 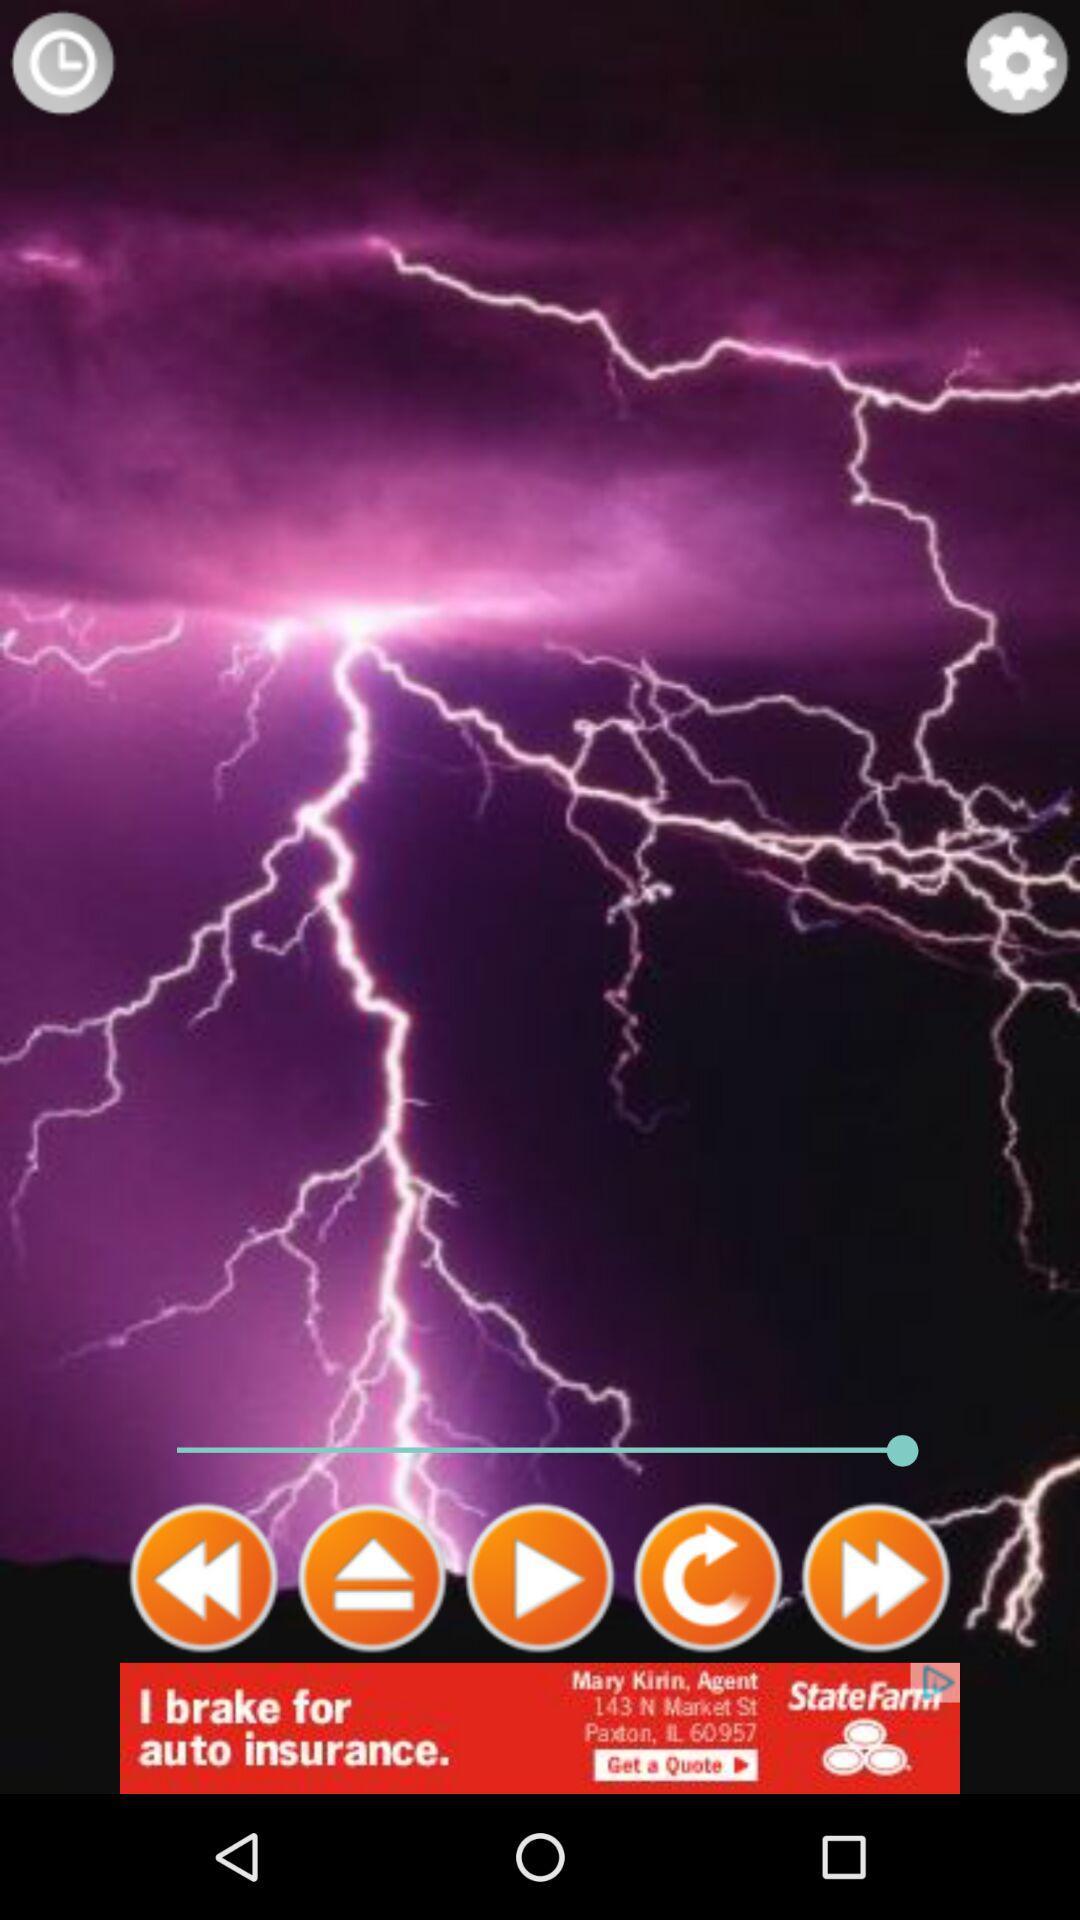 I want to click on fast forward music, so click(x=874, y=1577).